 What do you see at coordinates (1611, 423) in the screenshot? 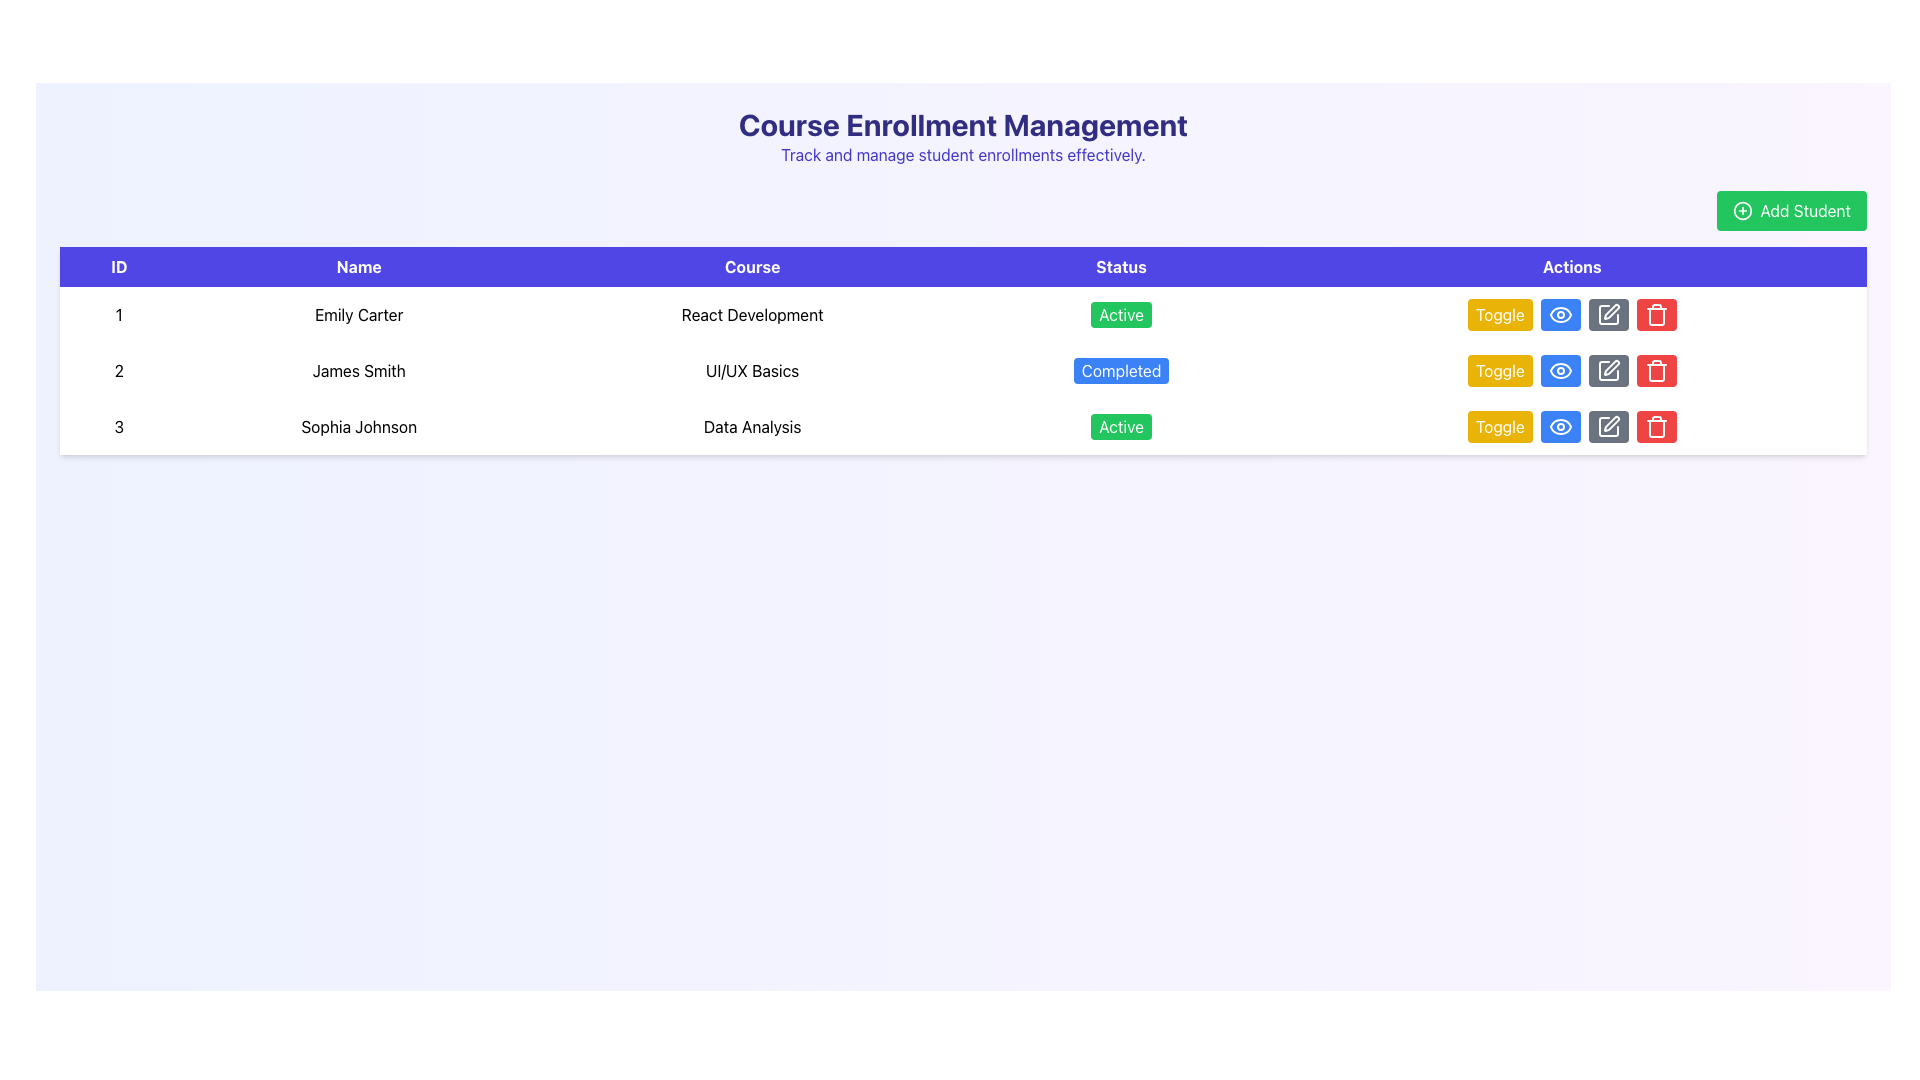
I see `the editing icon button` at bounding box center [1611, 423].